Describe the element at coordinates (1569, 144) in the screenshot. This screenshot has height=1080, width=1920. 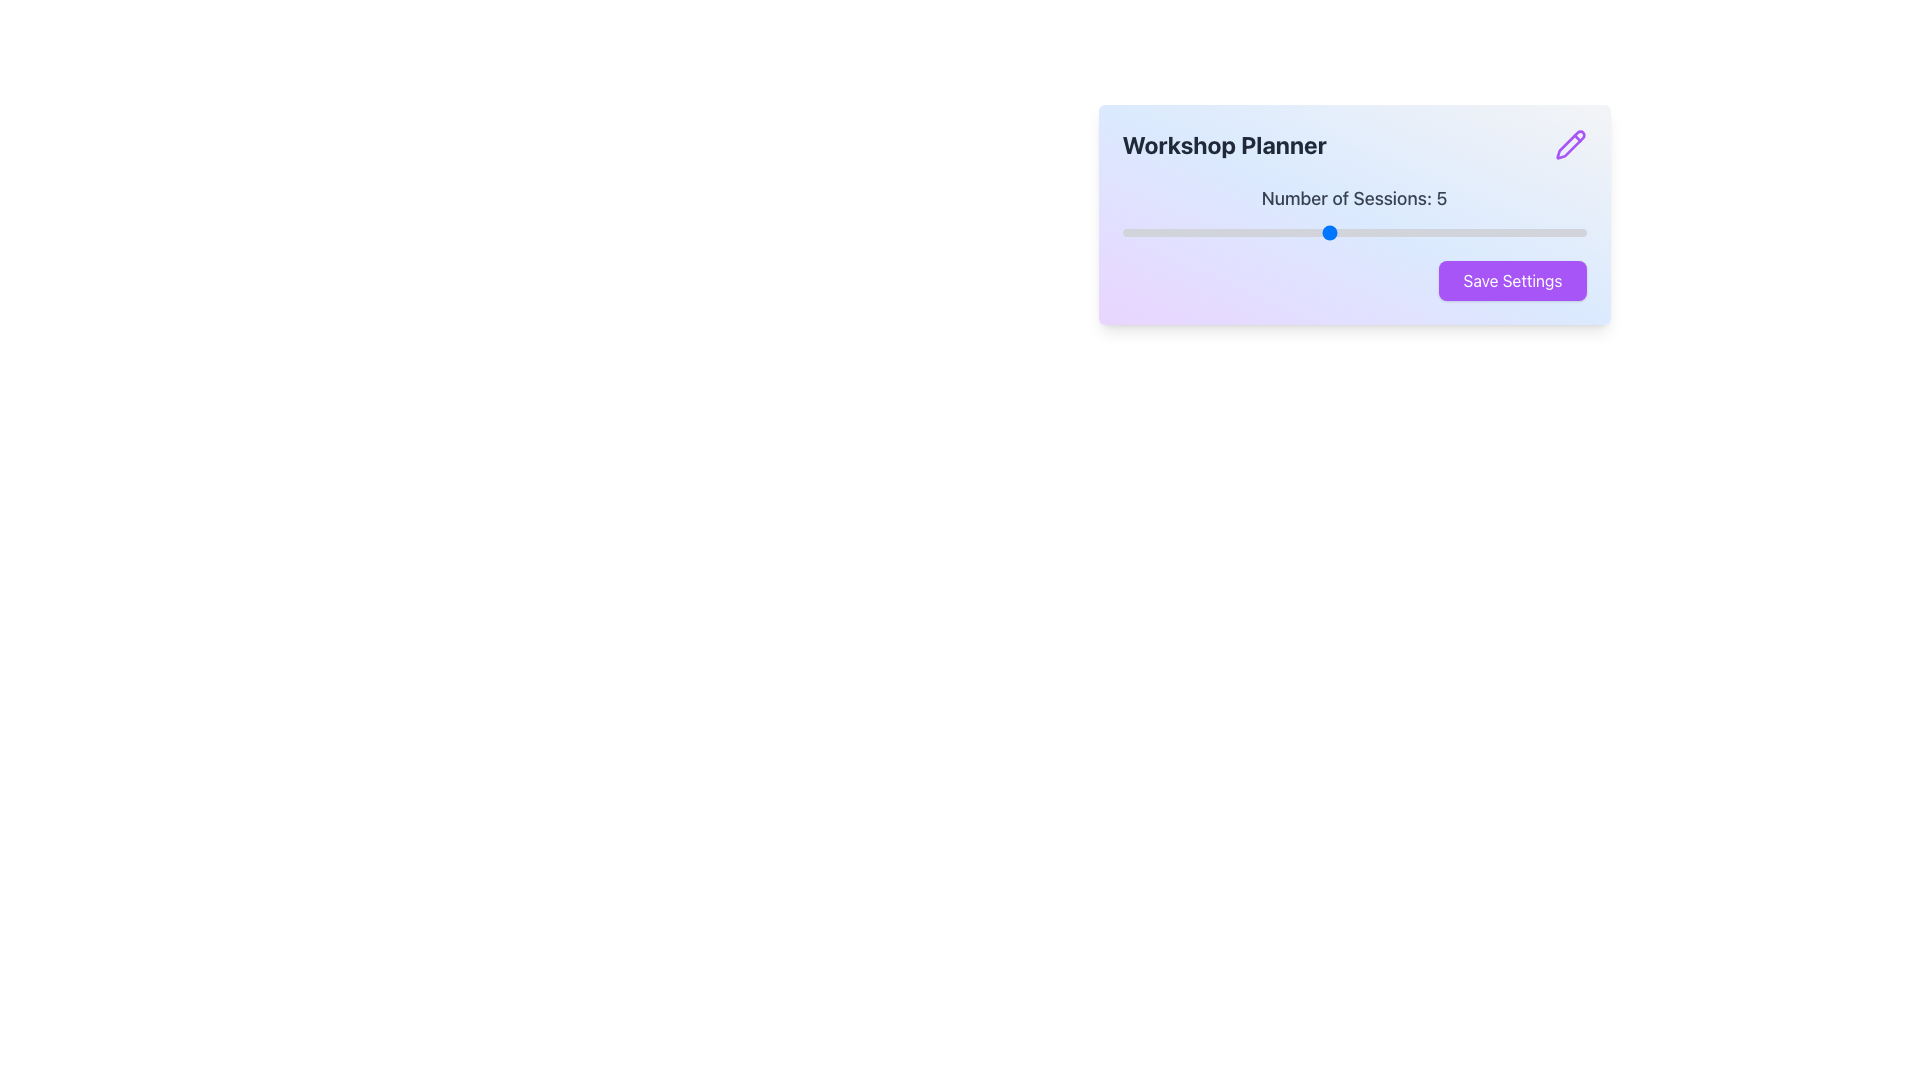
I see `the purple pencil icon in the top-right corner of the 'Workshop Planner' content box` at that location.